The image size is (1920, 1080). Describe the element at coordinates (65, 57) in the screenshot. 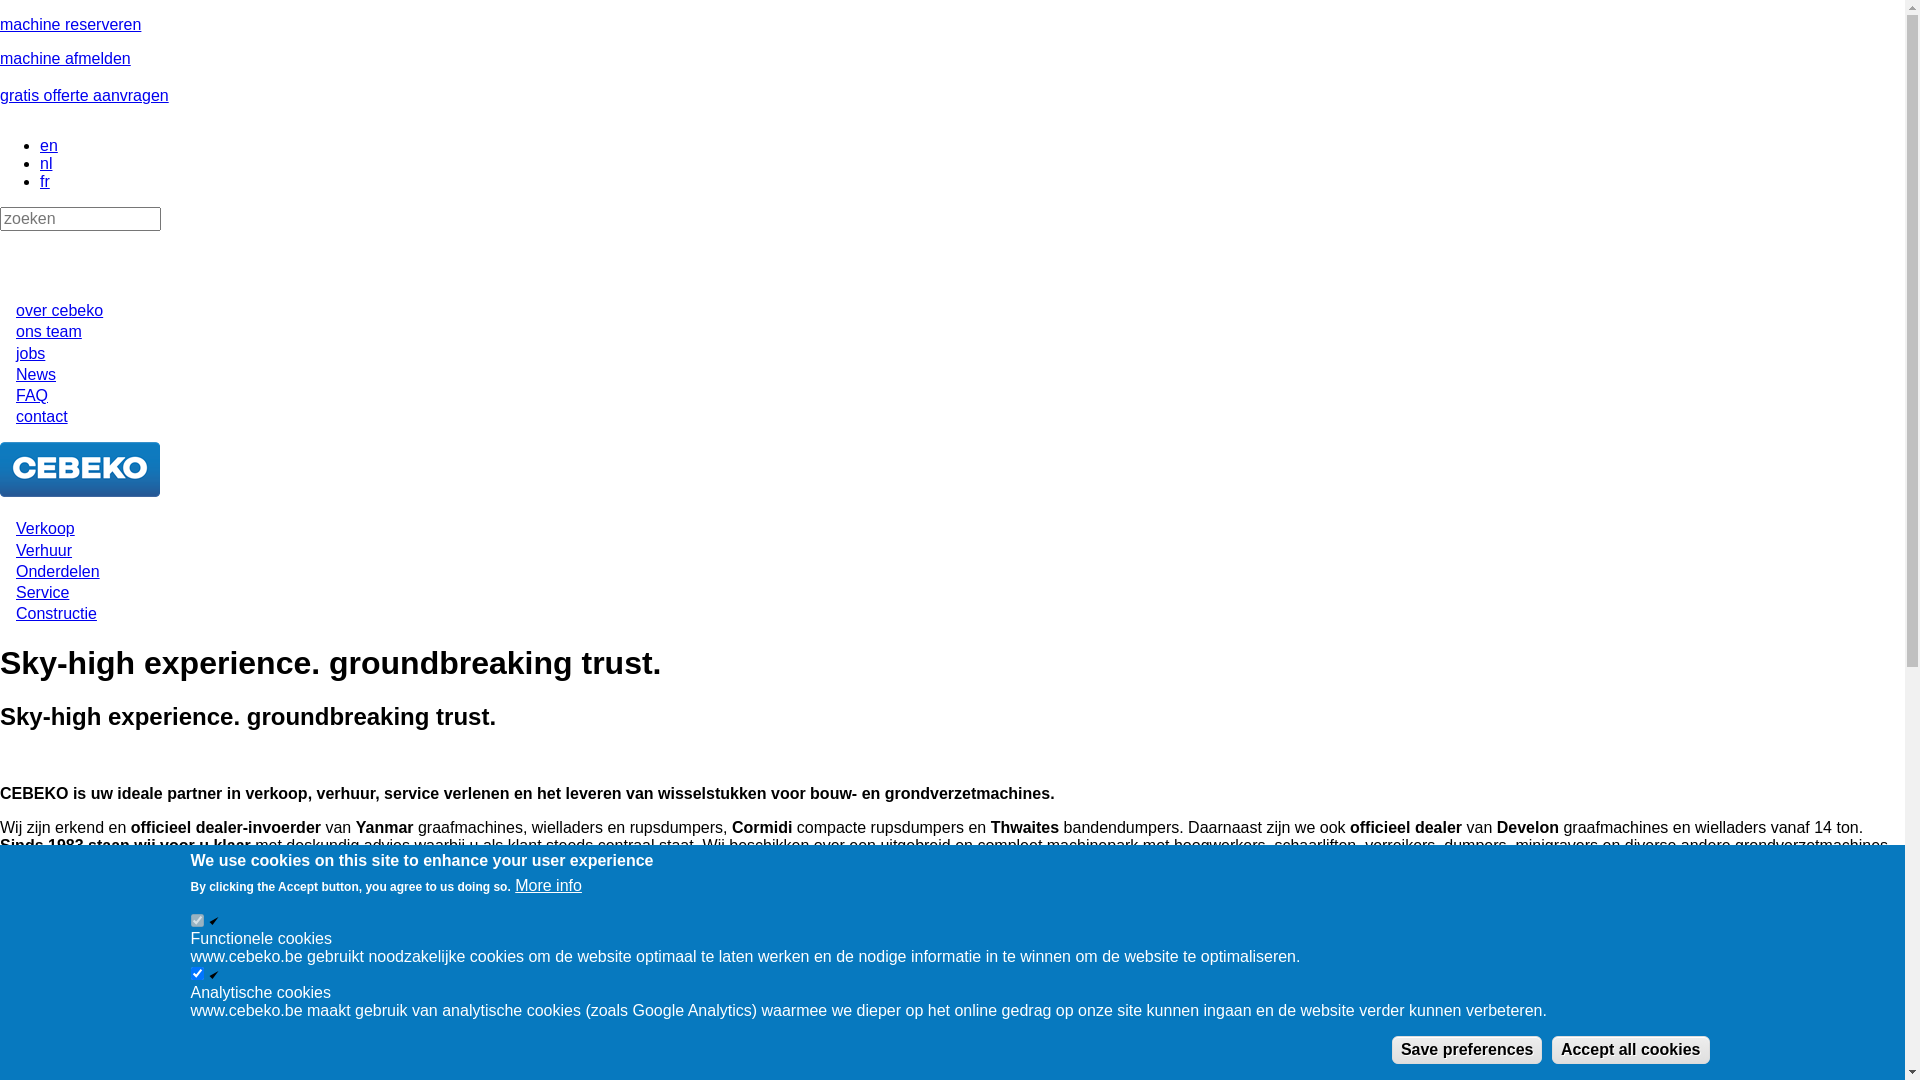

I see `'machine afmelden'` at that location.